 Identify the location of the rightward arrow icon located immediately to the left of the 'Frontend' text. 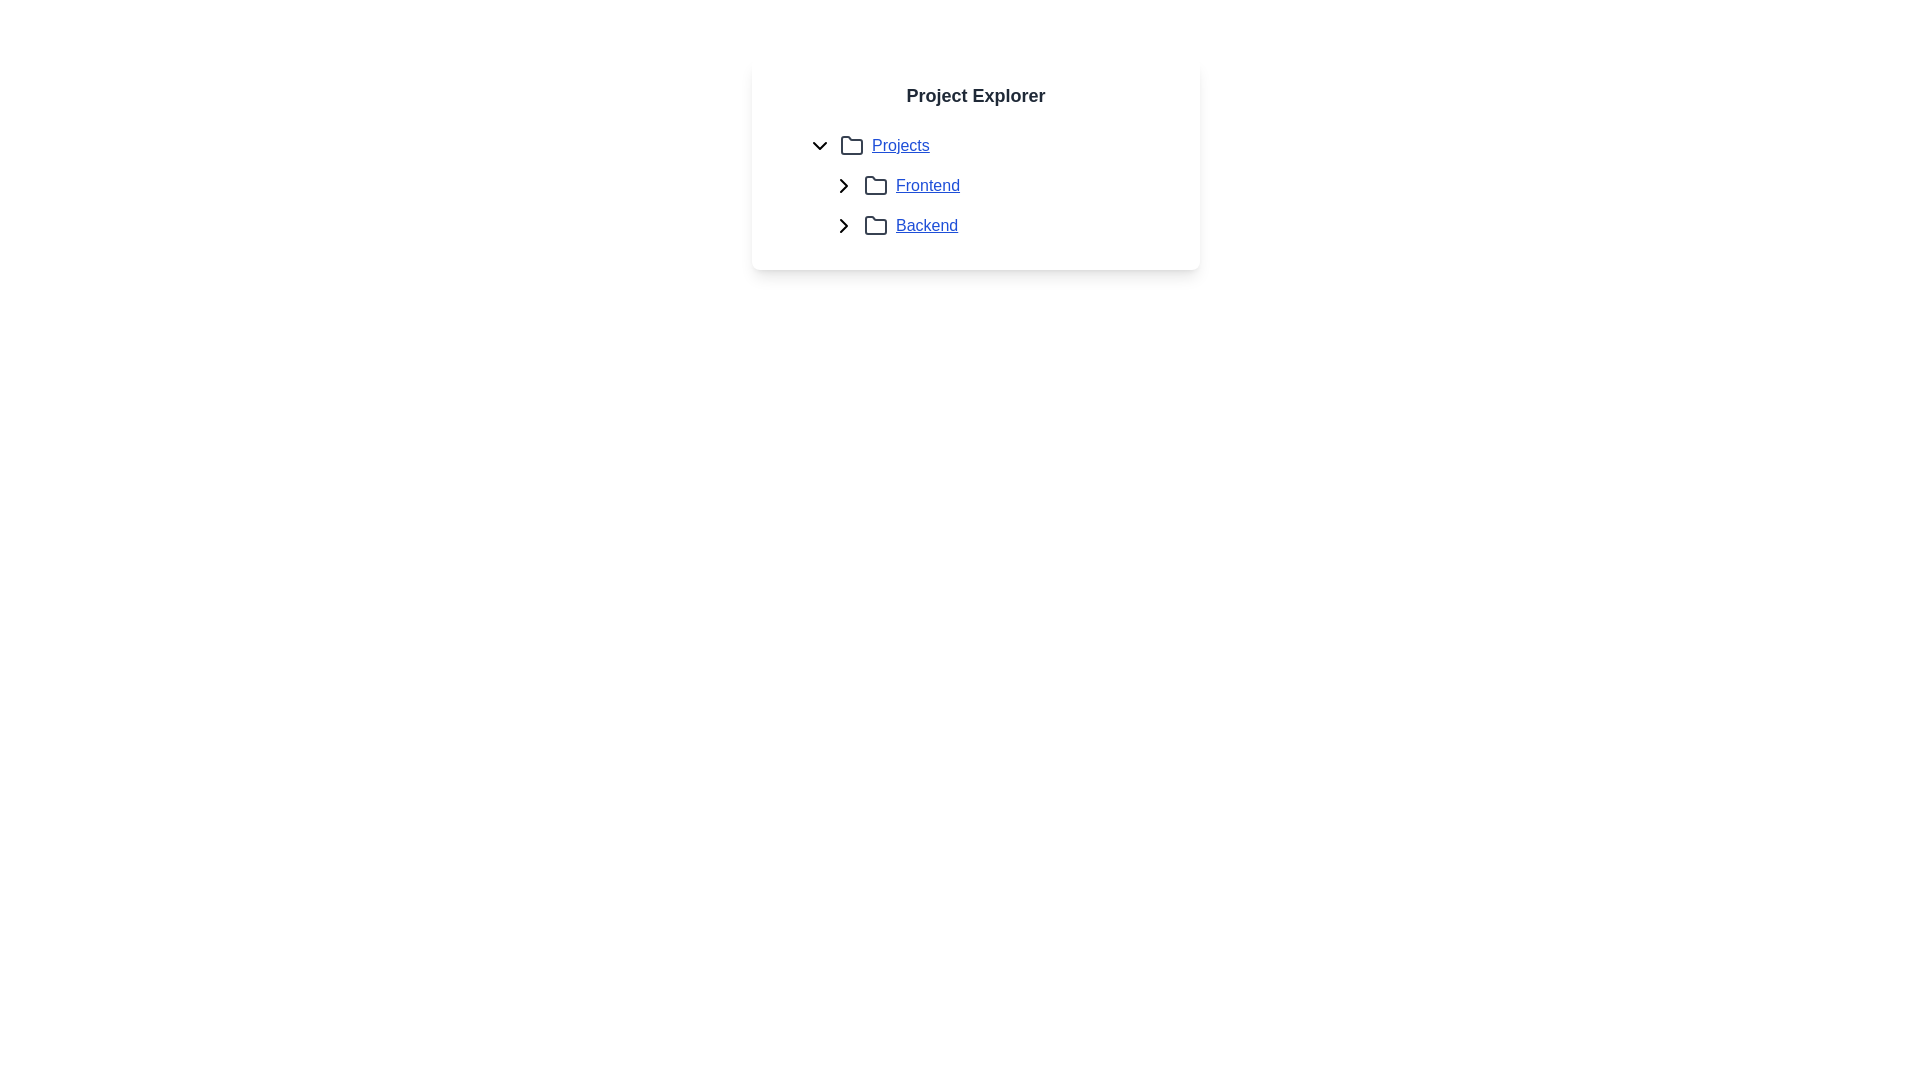
(844, 185).